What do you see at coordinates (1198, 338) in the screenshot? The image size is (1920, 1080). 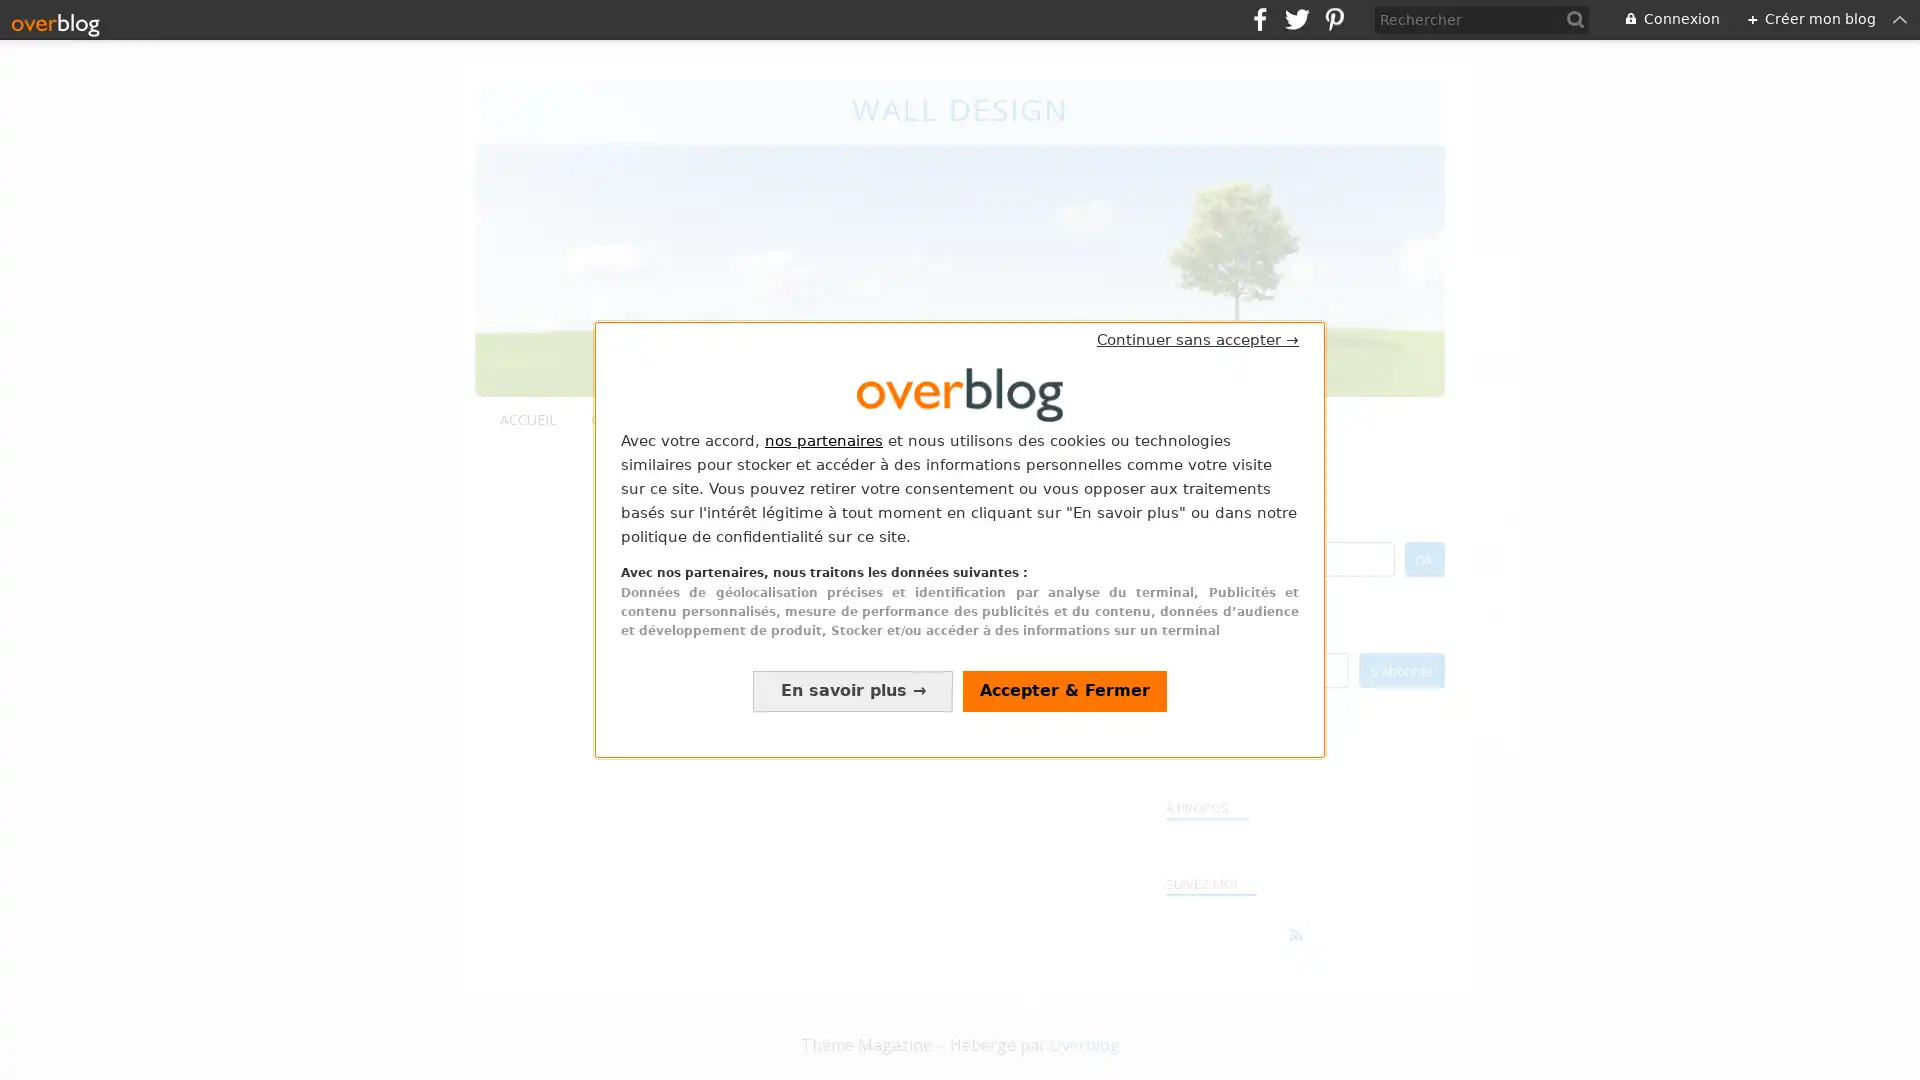 I see `Continuer sans accepter` at bounding box center [1198, 338].